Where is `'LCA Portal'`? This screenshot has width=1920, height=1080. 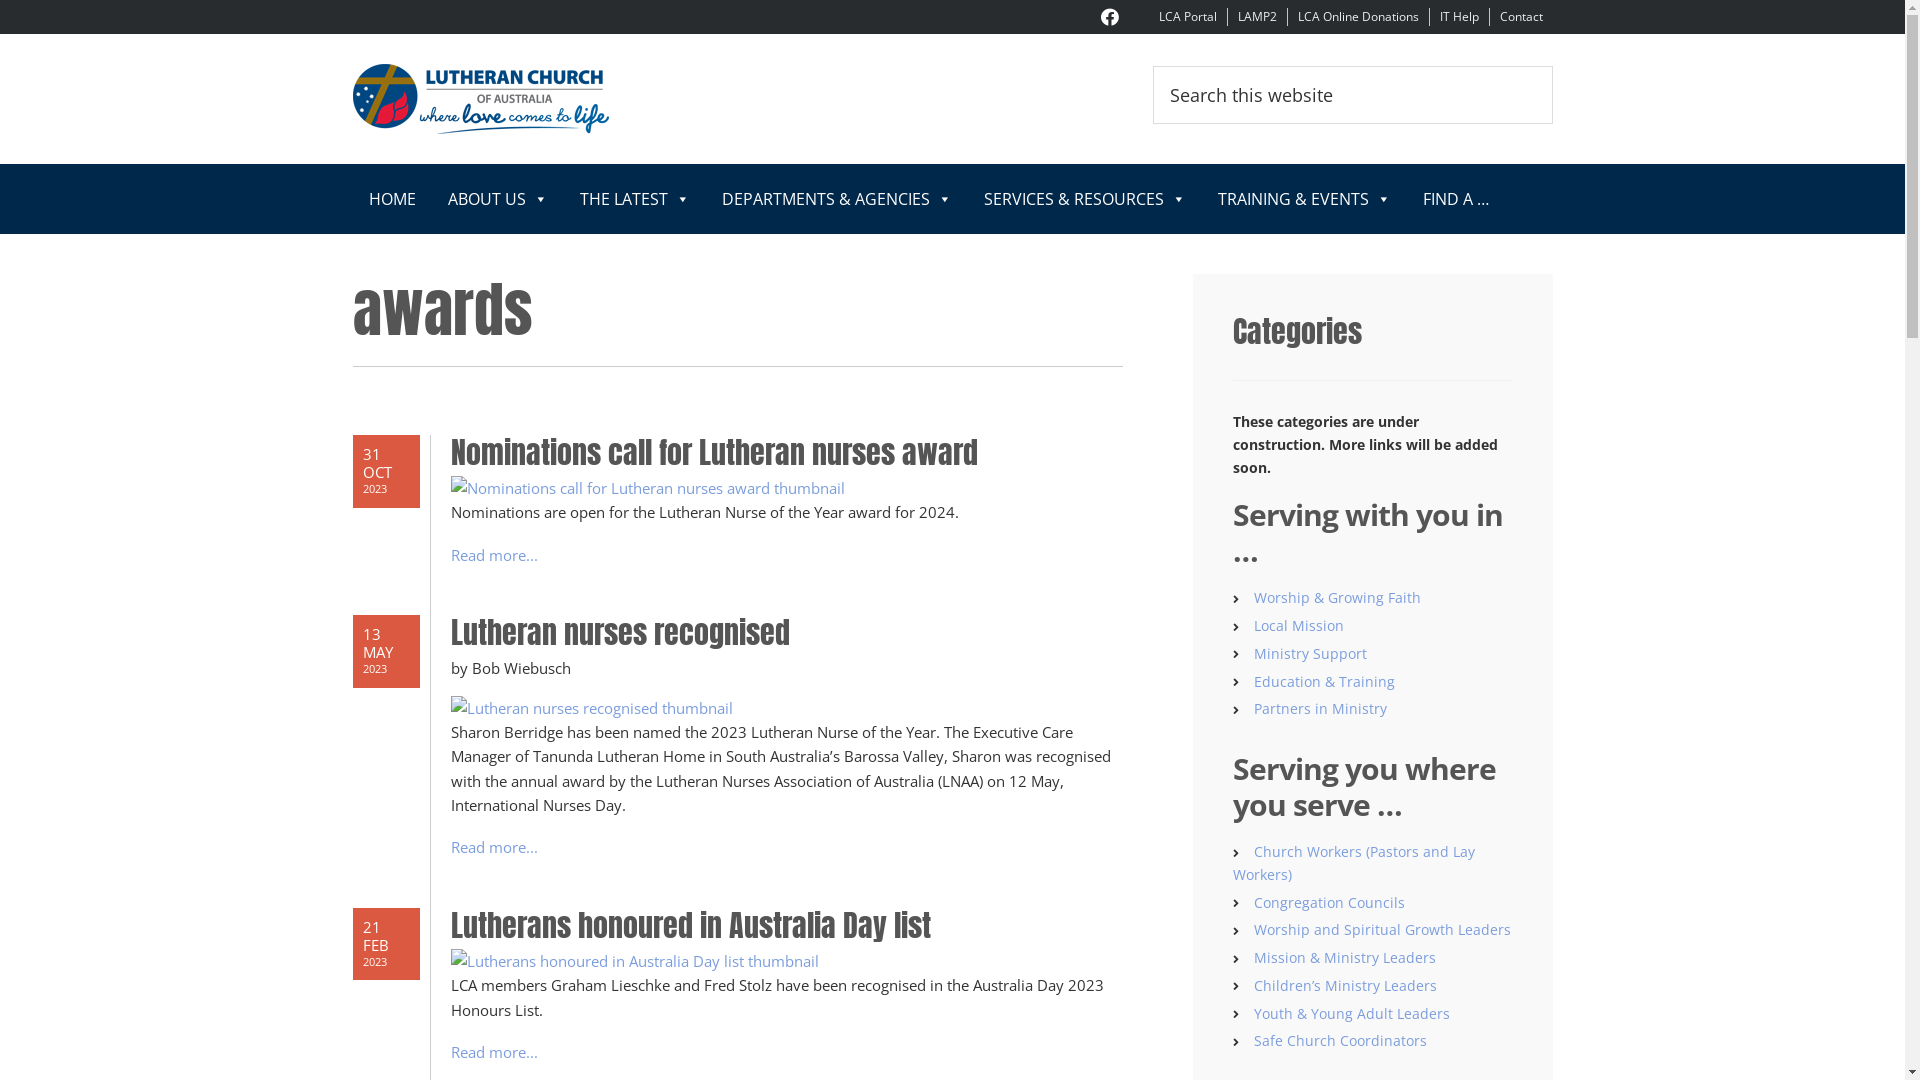 'LCA Portal' is located at coordinates (1157, 16).